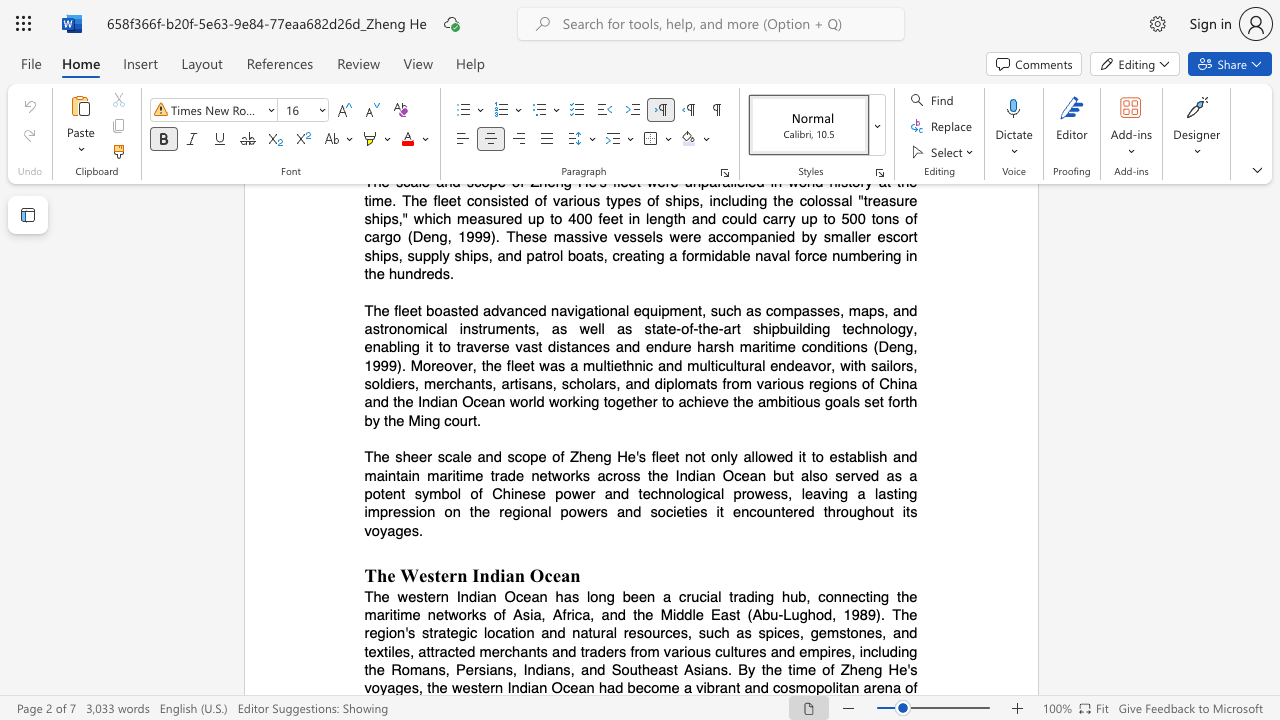  I want to click on the subset text "e power and technological prow" within the text "and maintain maritime trade networks across the Indian Ocean but also served as a potent symbol of Chinese power and technological prowess, leaving", so click(537, 494).